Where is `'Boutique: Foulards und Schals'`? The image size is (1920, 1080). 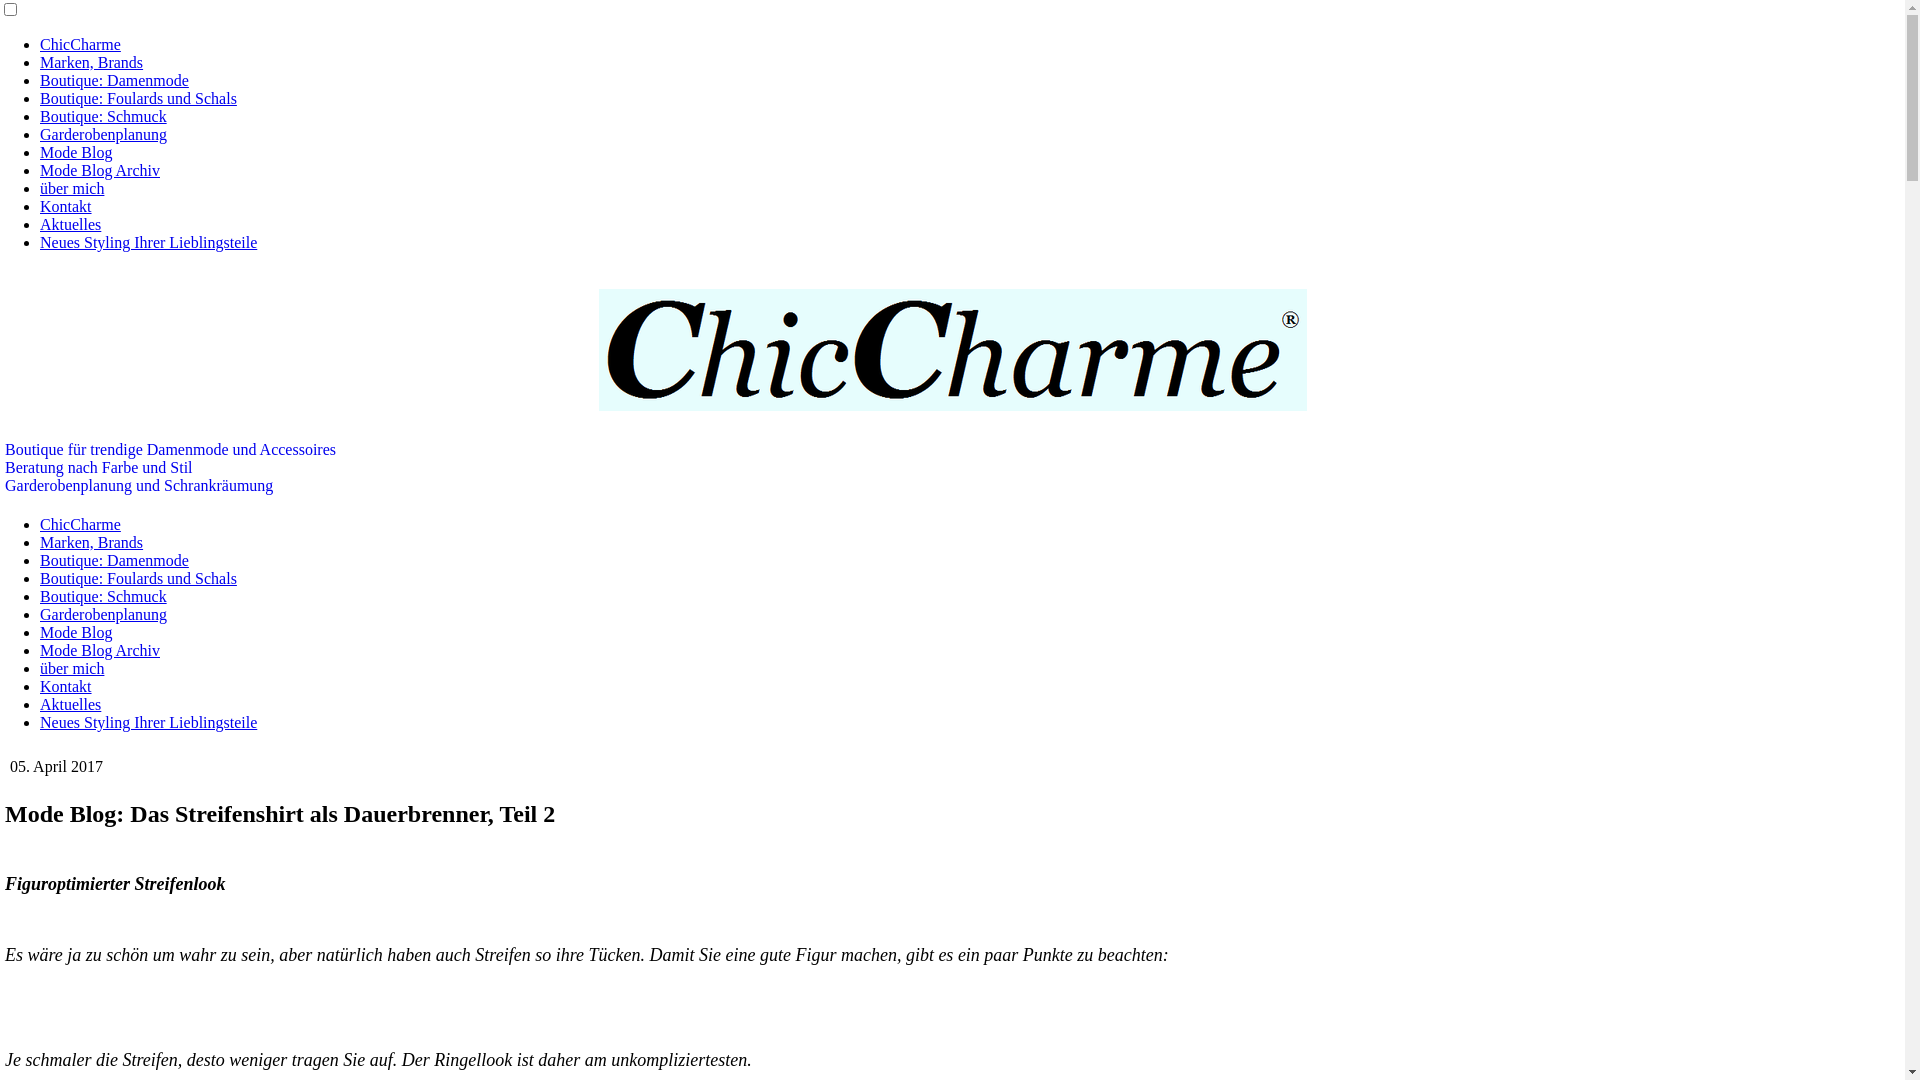 'Boutique: Foulards und Schals' is located at coordinates (39, 578).